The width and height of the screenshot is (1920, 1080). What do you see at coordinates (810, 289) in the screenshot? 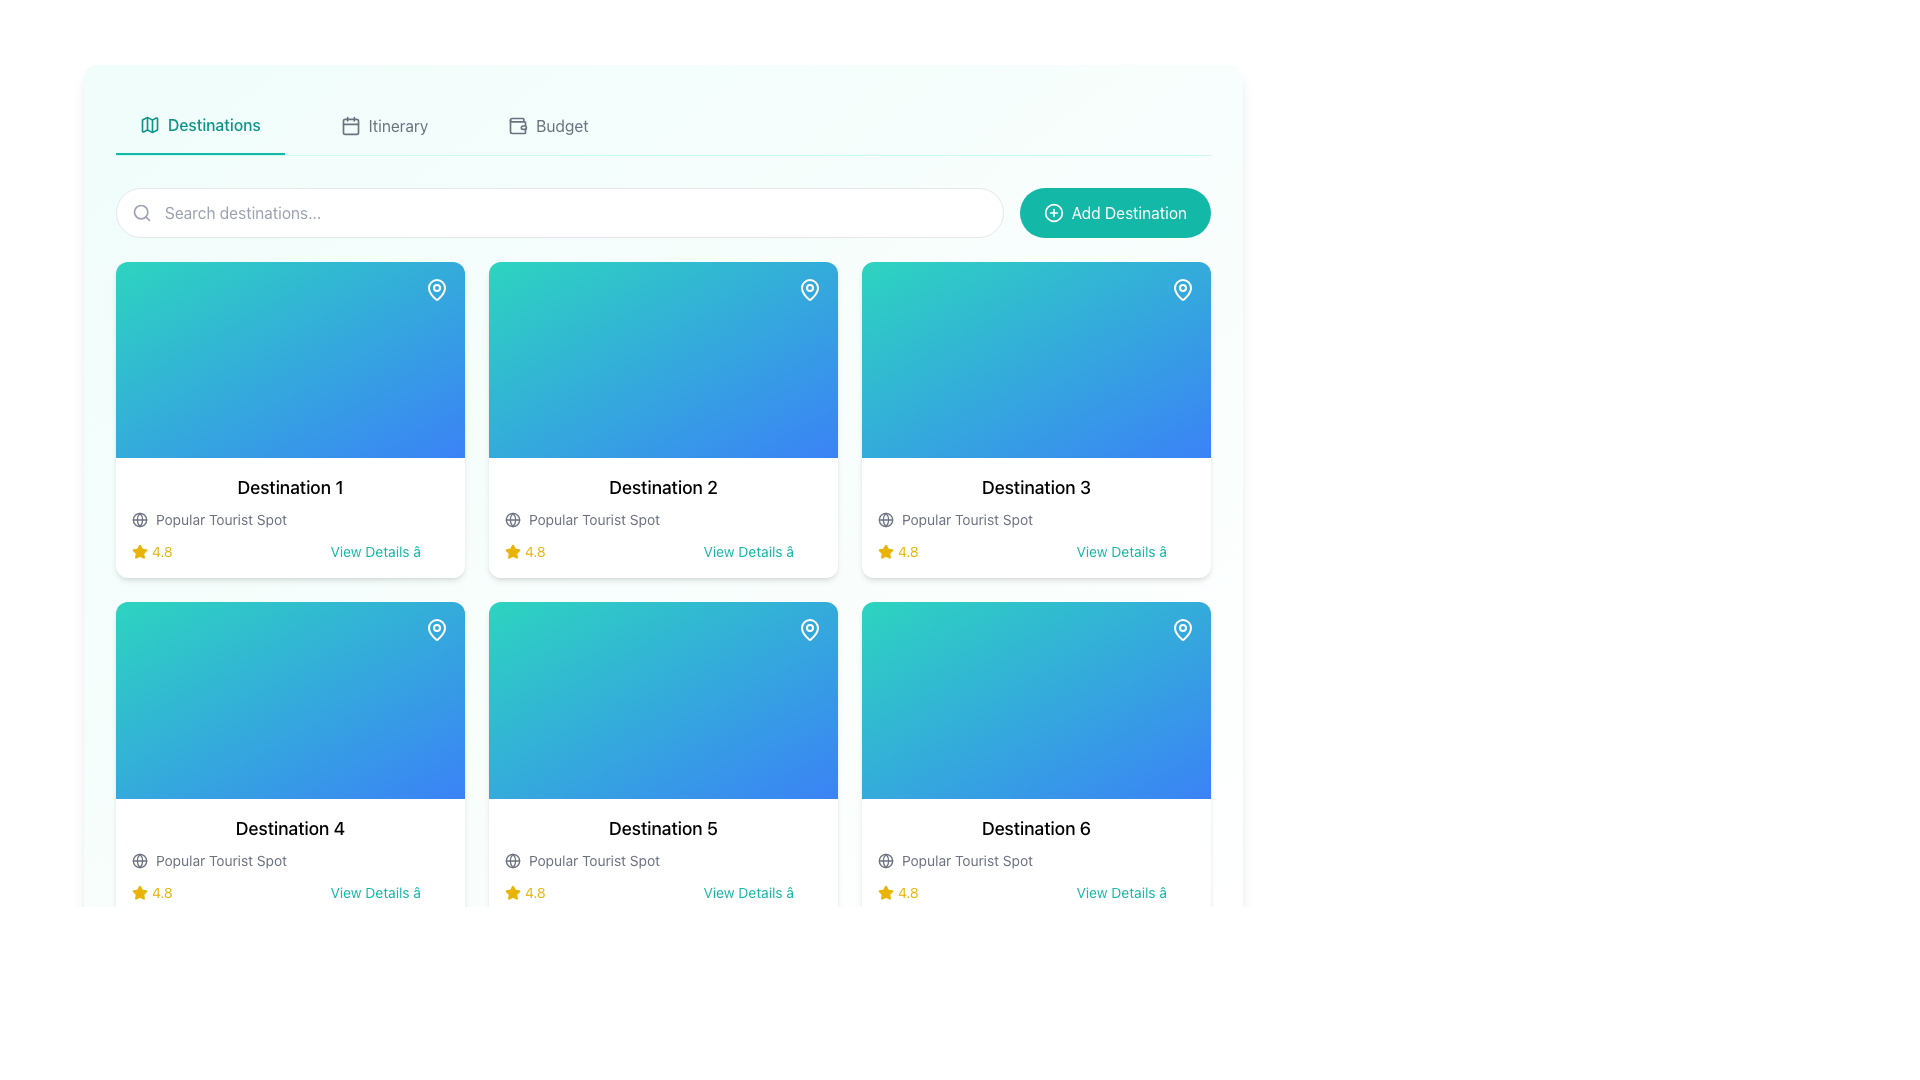
I see `the minimalistic map pin icon located at the top-right corner inside the blue-gradient card labeled 'Destination 2'` at bounding box center [810, 289].